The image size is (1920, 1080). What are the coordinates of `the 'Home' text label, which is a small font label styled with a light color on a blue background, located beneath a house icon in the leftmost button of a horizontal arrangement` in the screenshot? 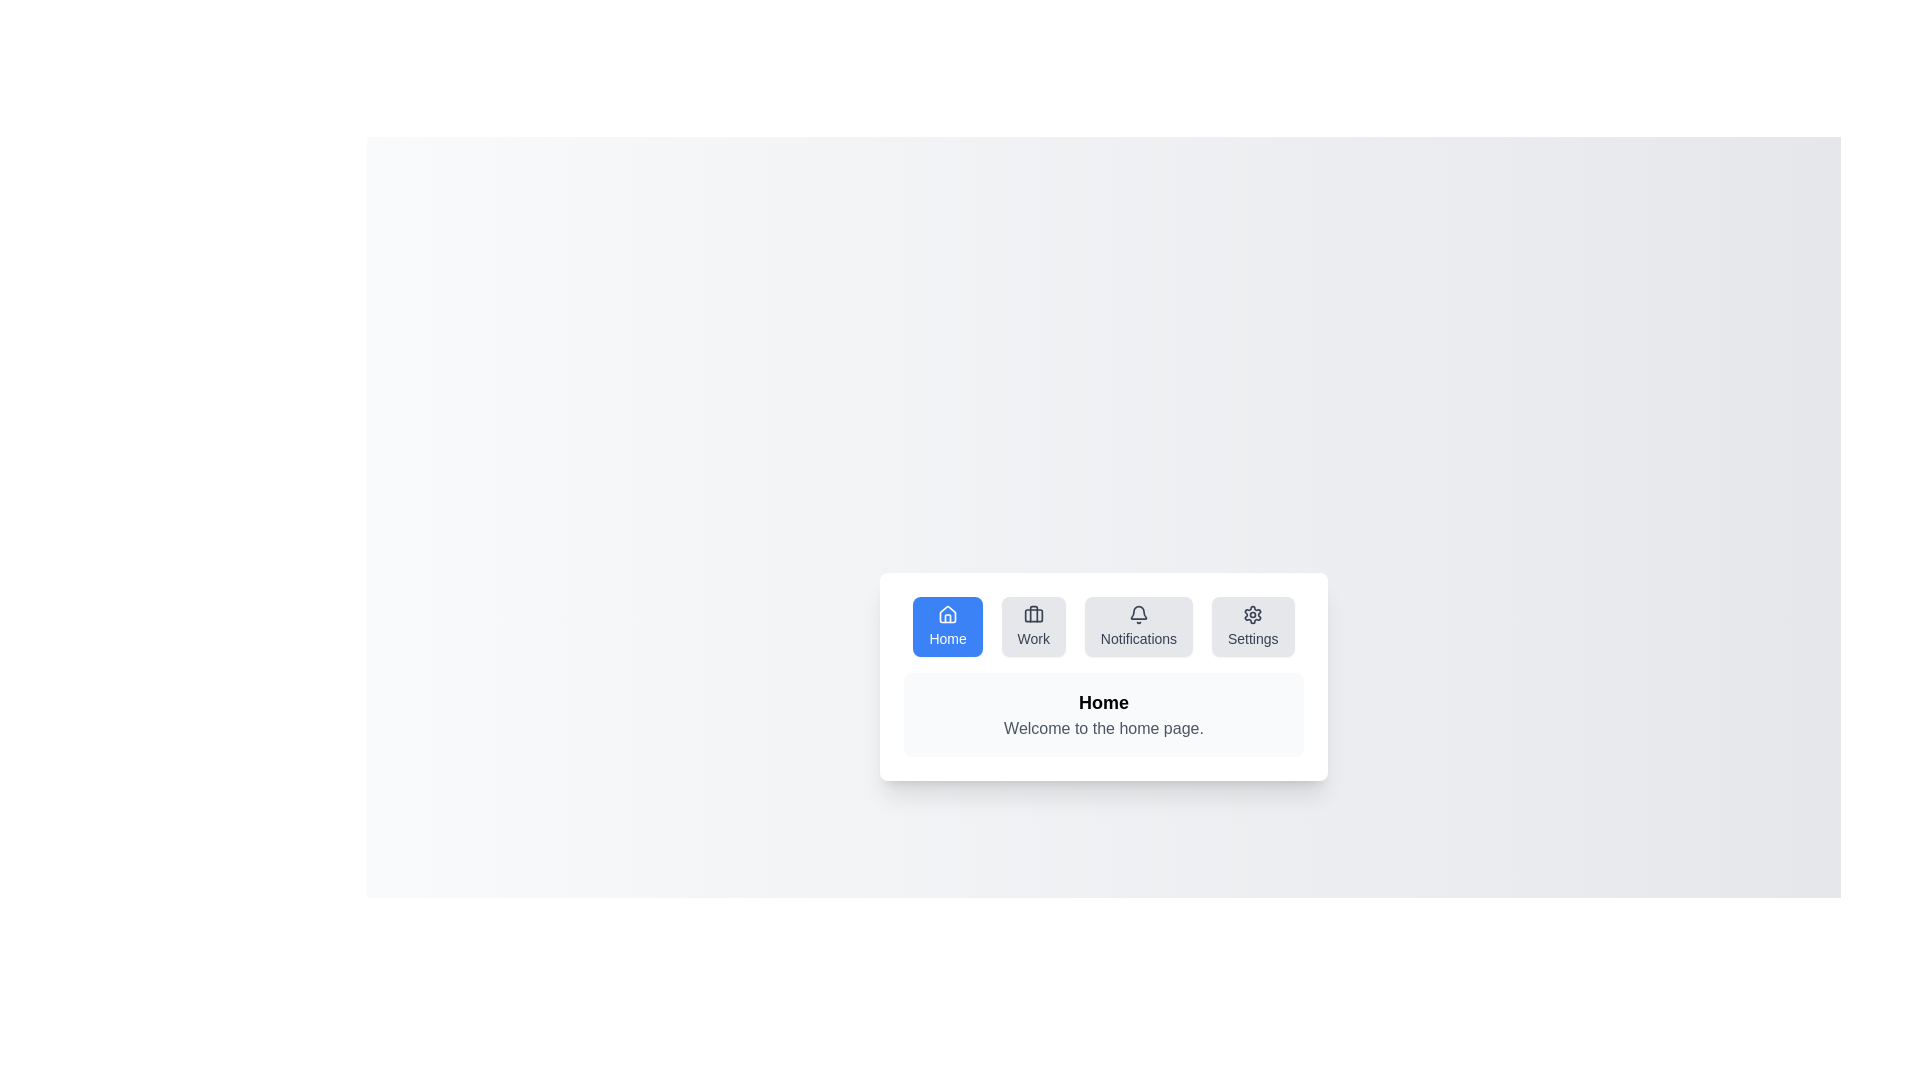 It's located at (947, 639).